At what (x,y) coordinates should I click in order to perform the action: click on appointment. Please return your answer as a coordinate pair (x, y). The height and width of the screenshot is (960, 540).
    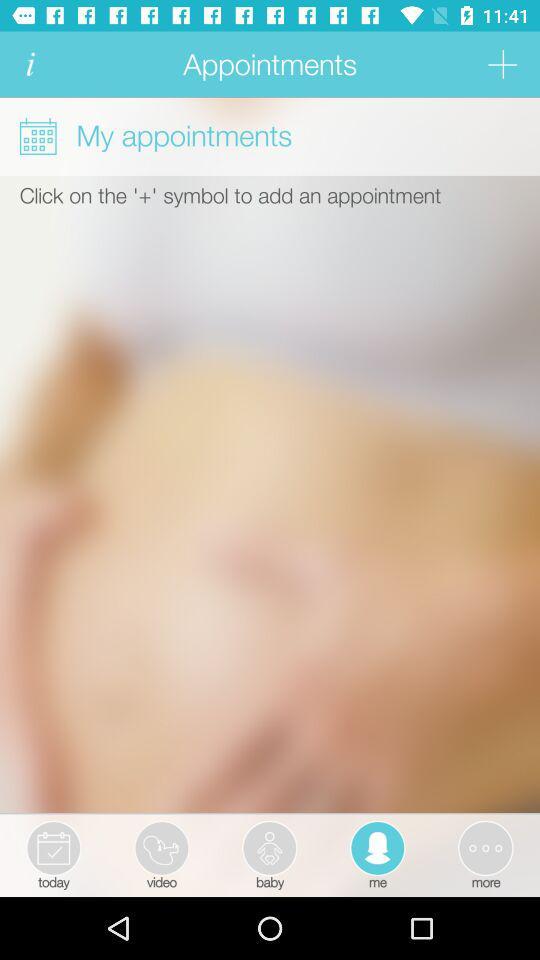
    Looking at the image, I should click on (501, 64).